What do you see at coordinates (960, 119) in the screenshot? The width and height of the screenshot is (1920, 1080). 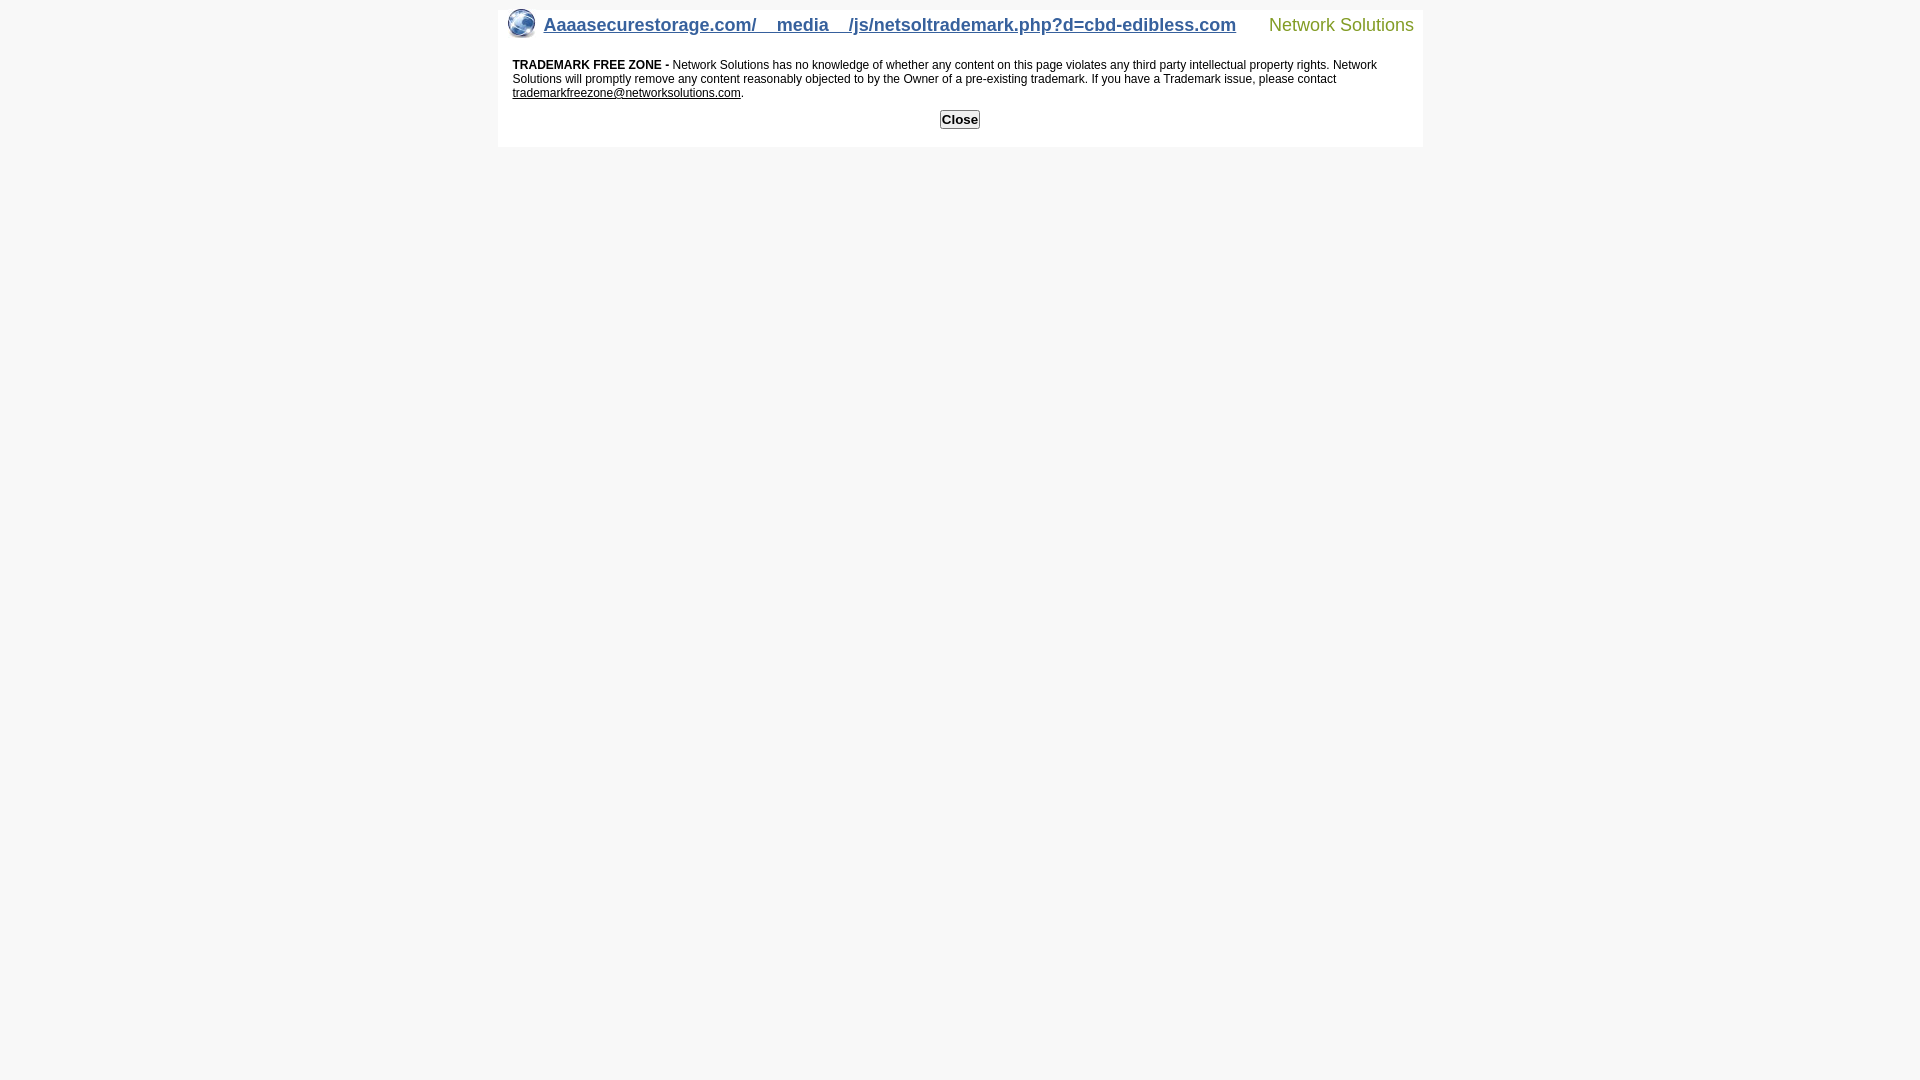 I see `'Close'` at bounding box center [960, 119].